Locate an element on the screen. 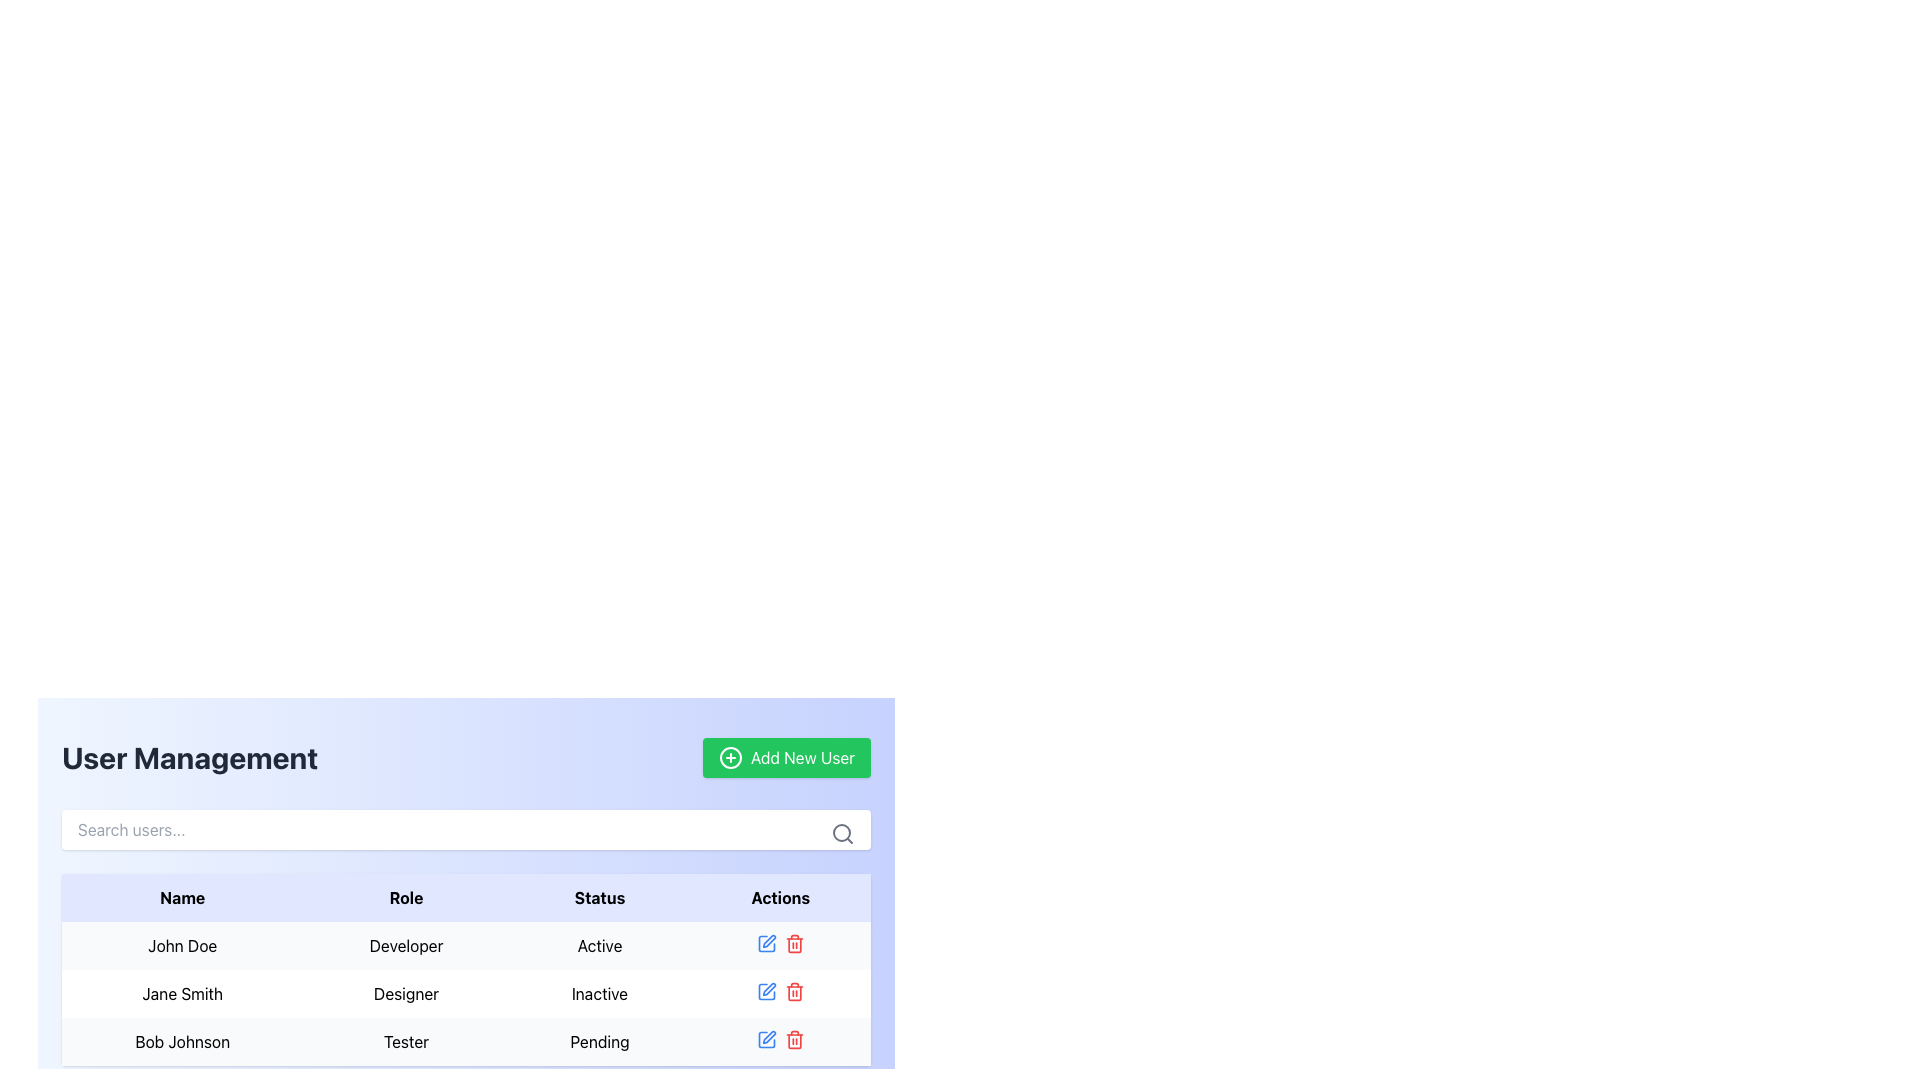 The width and height of the screenshot is (1920, 1080). the text label element that reads 'Developer' located in the second column of the first row of the User Management table is located at coordinates (405, 945).